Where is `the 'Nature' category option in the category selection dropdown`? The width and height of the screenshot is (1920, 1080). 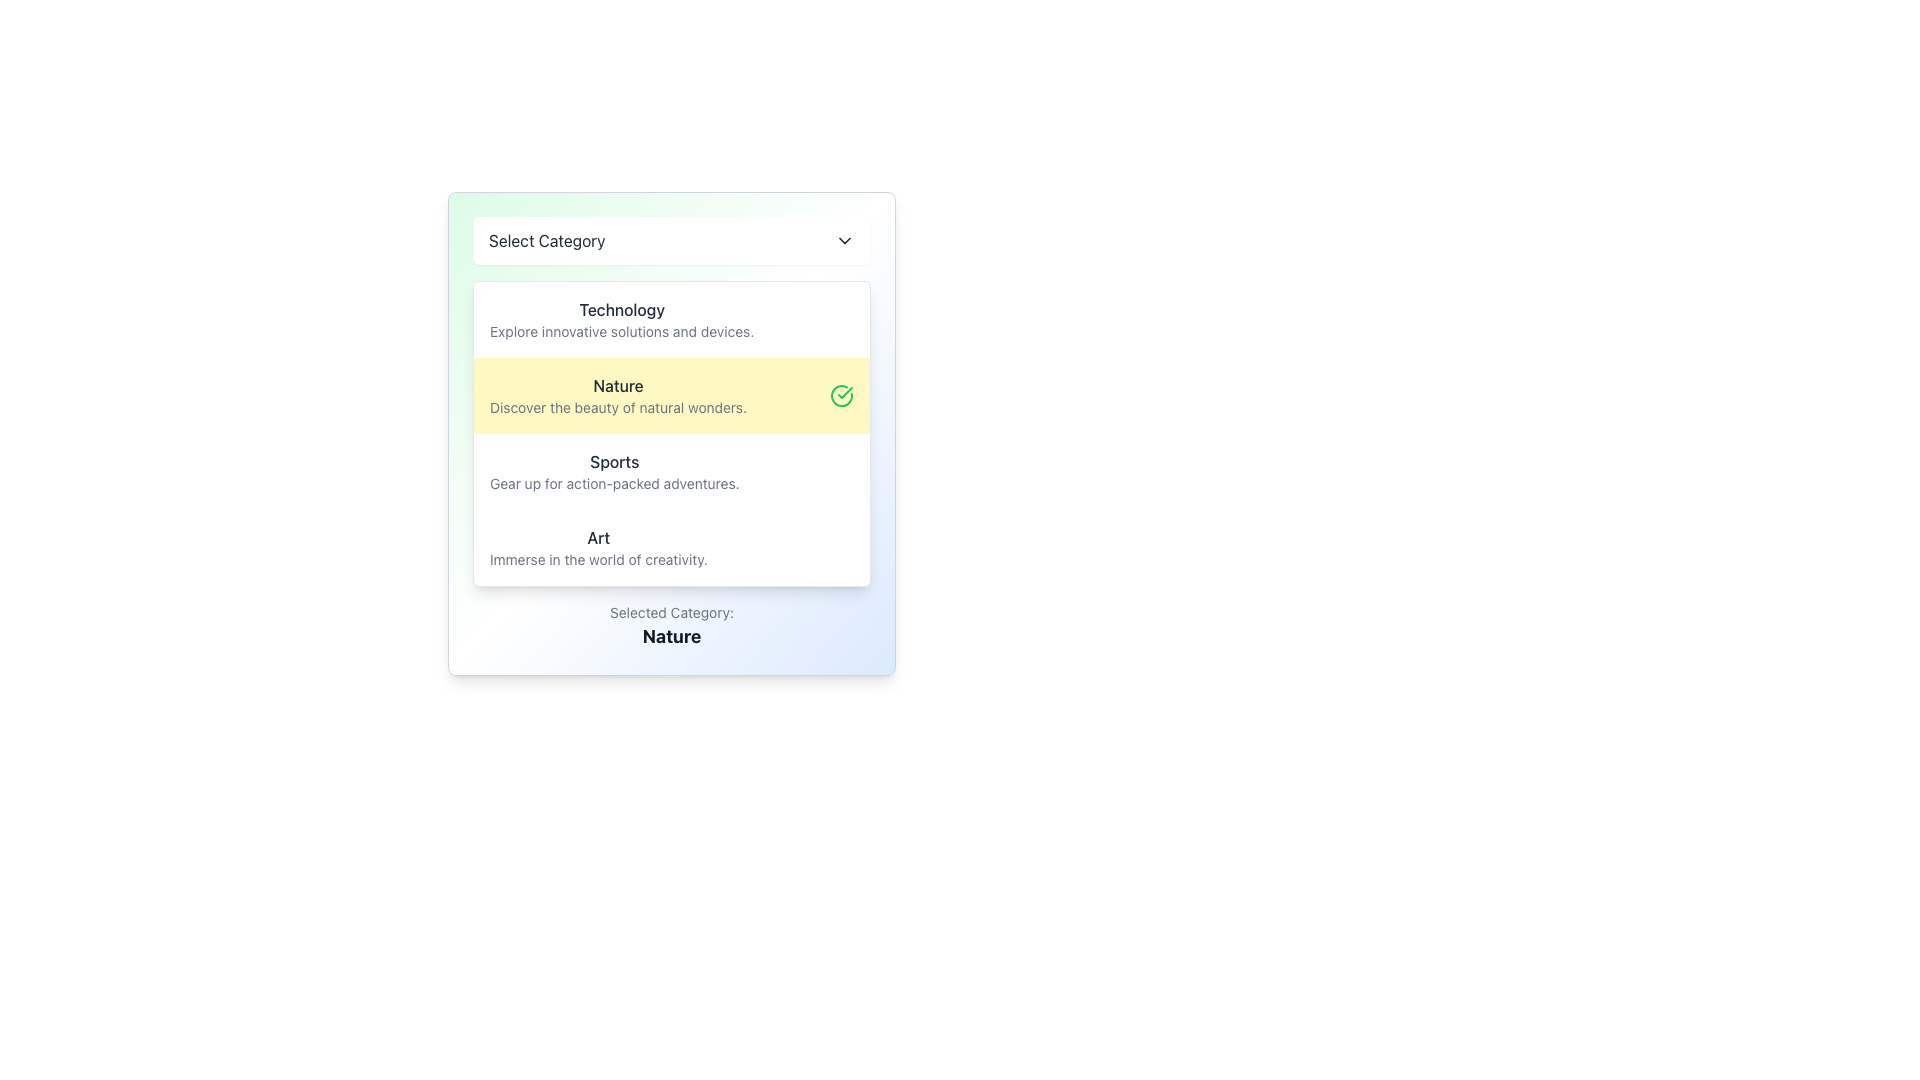 the 'Nature' category option in the category selection dropdown is located at coordinates (617, 396).